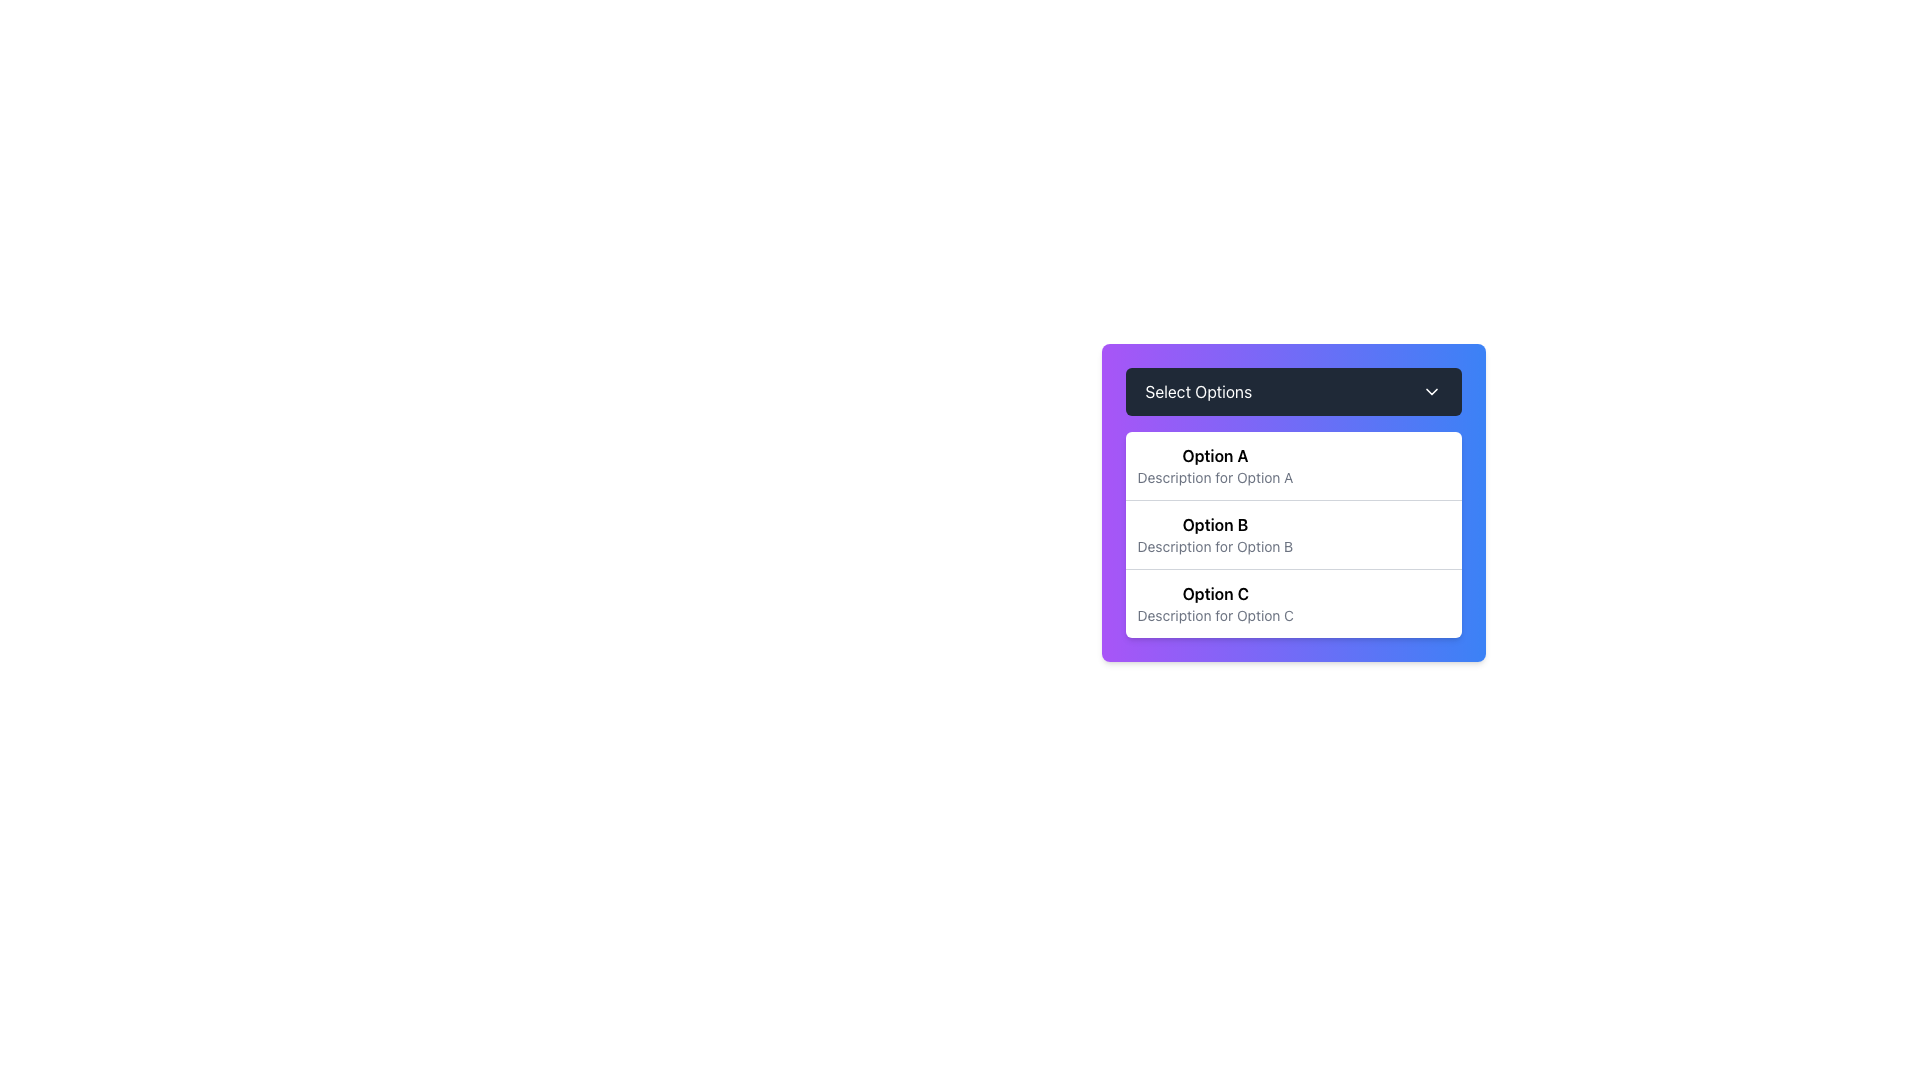  Describe the element at coordinates (1214, 615) in the screenshot. I see `the informational text element displaying 'Description for Option C', which is located below the 'Option C' label in the dropdown options panel` at that location.